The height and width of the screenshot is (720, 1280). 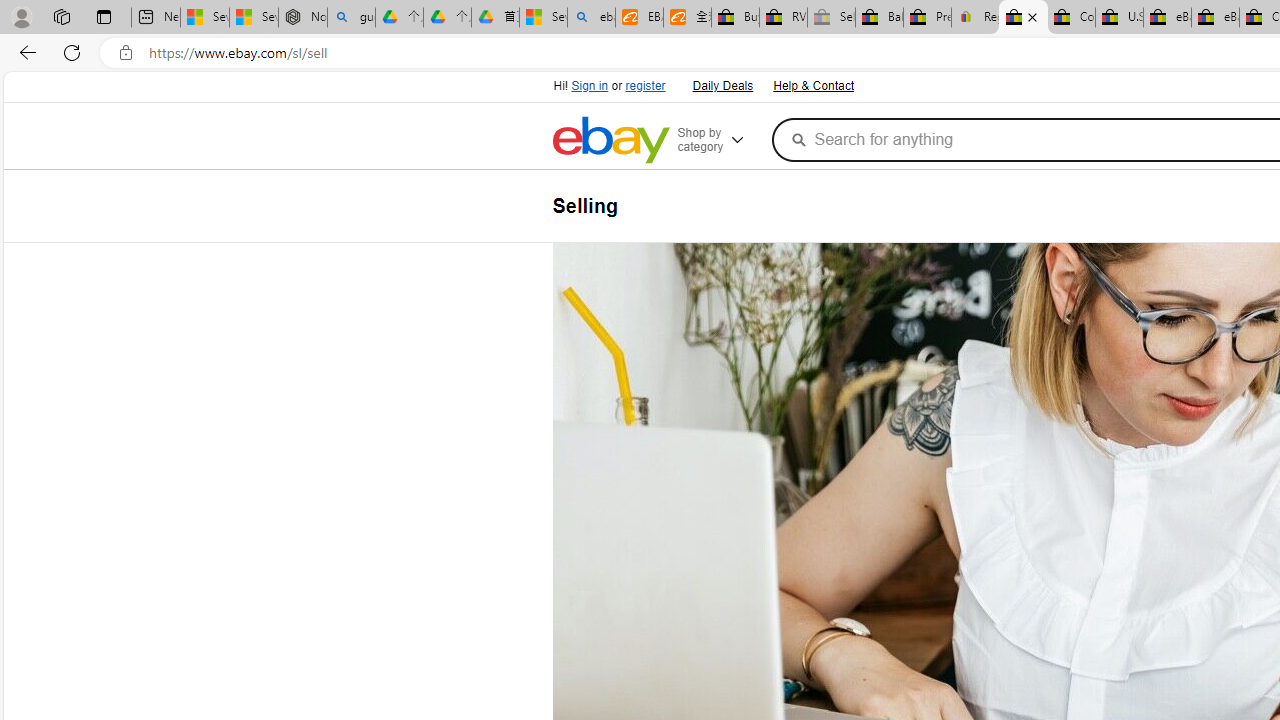 I want to click on 'Daily Deals', so click(x=720, y=83).